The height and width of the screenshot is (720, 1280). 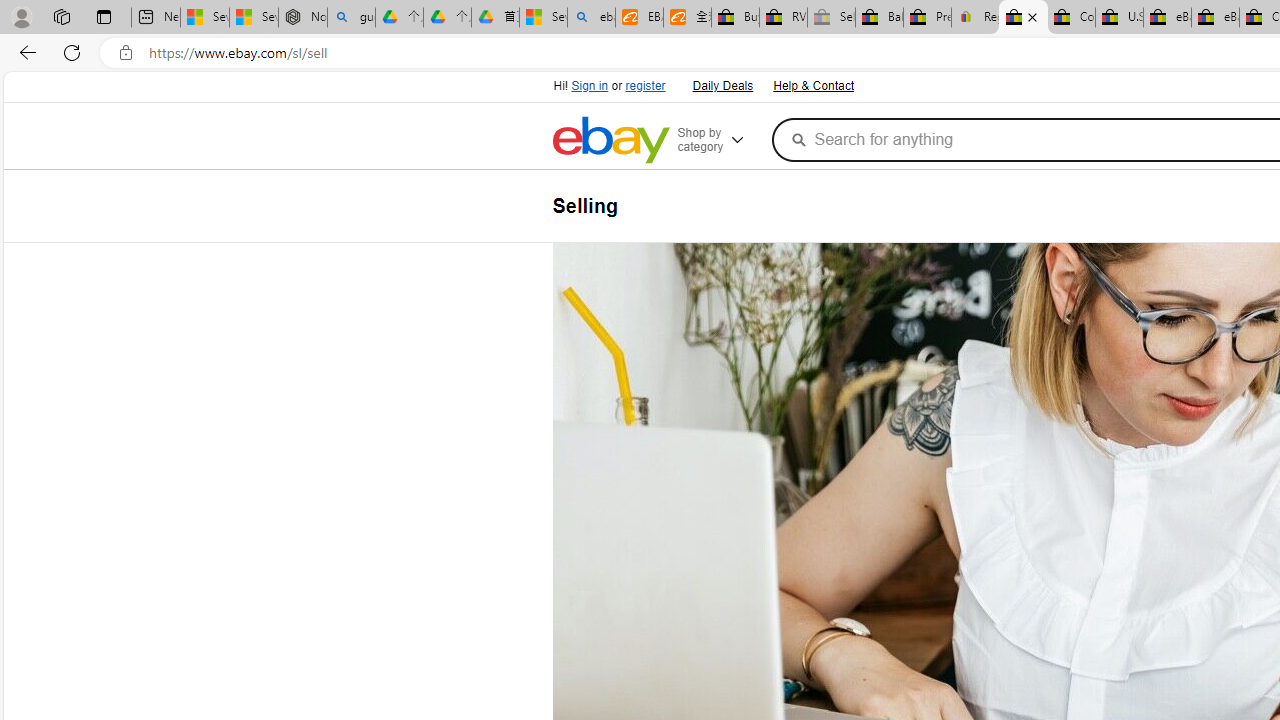 I want to click on 'Daily Deals', so click(x=720, y=83).